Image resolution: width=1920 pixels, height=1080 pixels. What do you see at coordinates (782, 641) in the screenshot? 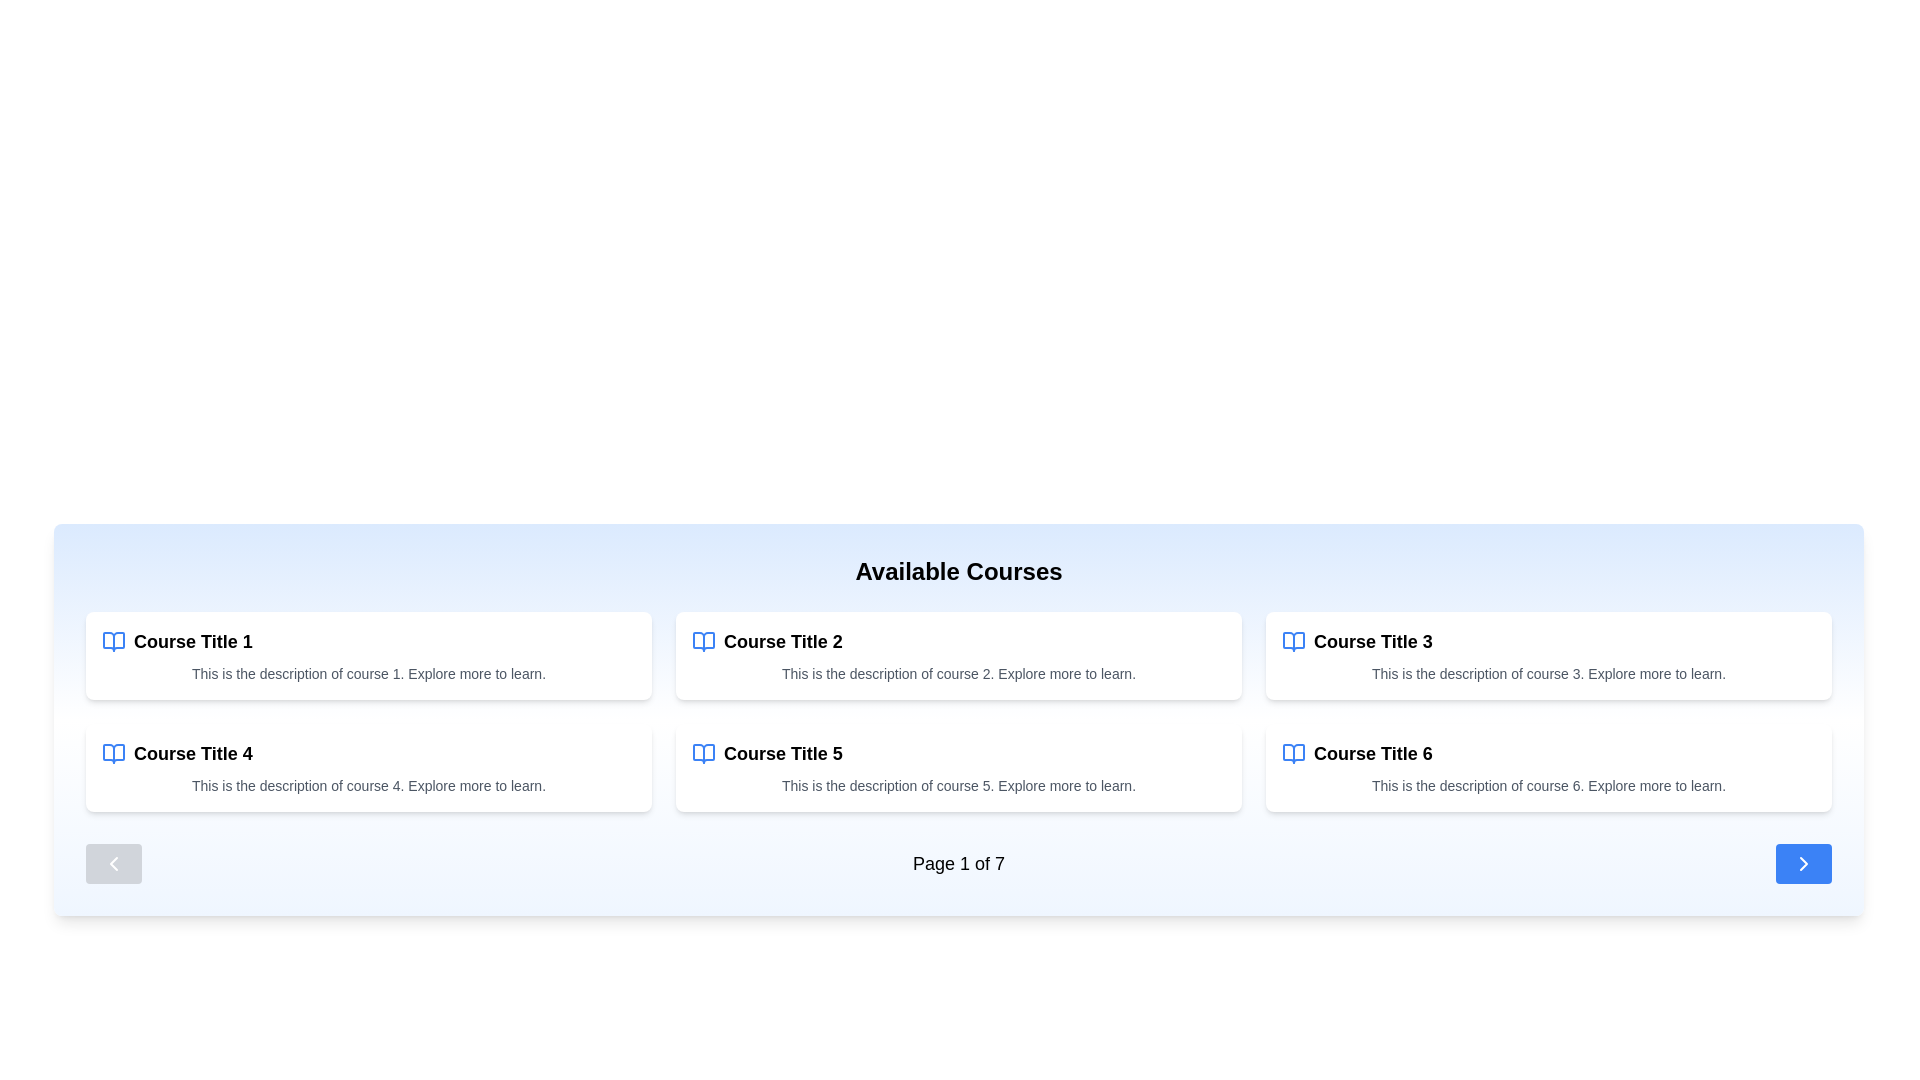
I see `the title text of the second course entry, which is positioned to the right of a blue book icon in a horizontal list of course cards` at bounding box center [782, 641].